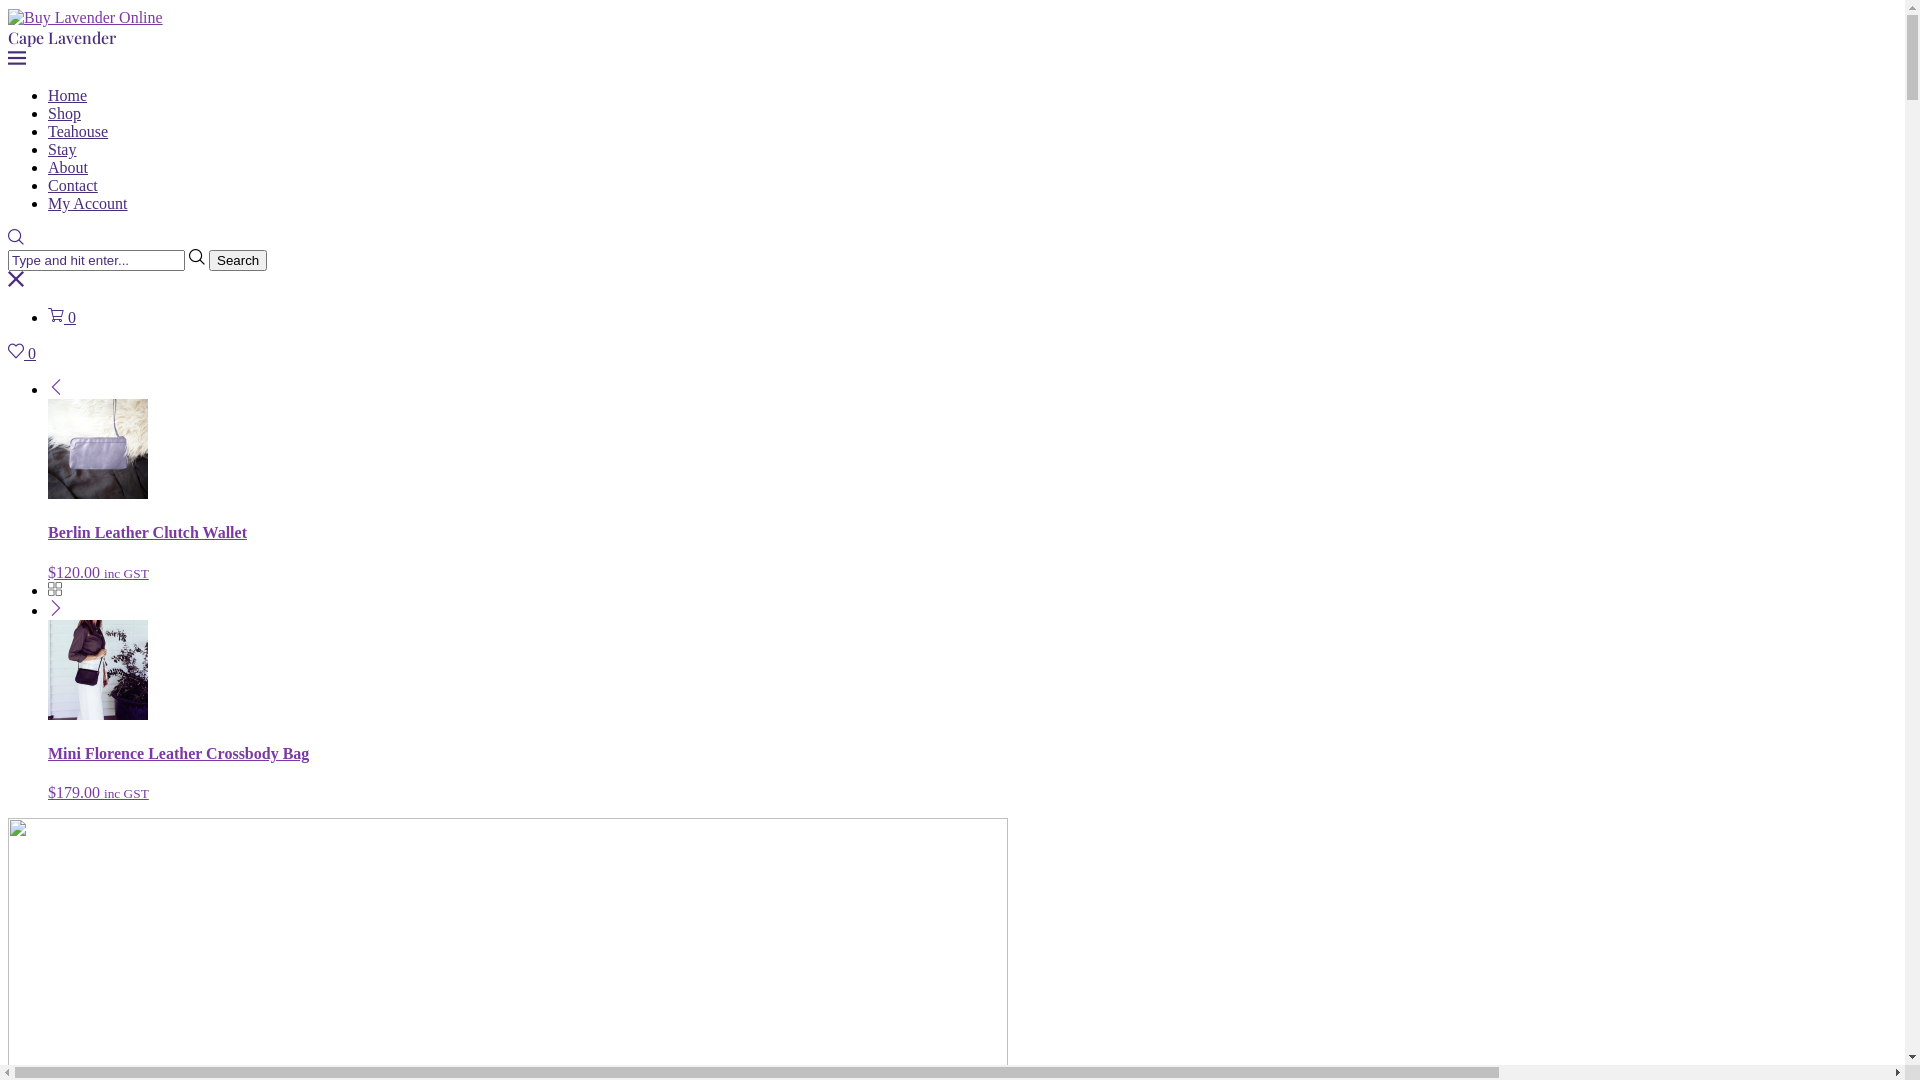 This screenshot has height=1080, width=1920. I want to click on '$179.00 inc GST', so click(97, 791).